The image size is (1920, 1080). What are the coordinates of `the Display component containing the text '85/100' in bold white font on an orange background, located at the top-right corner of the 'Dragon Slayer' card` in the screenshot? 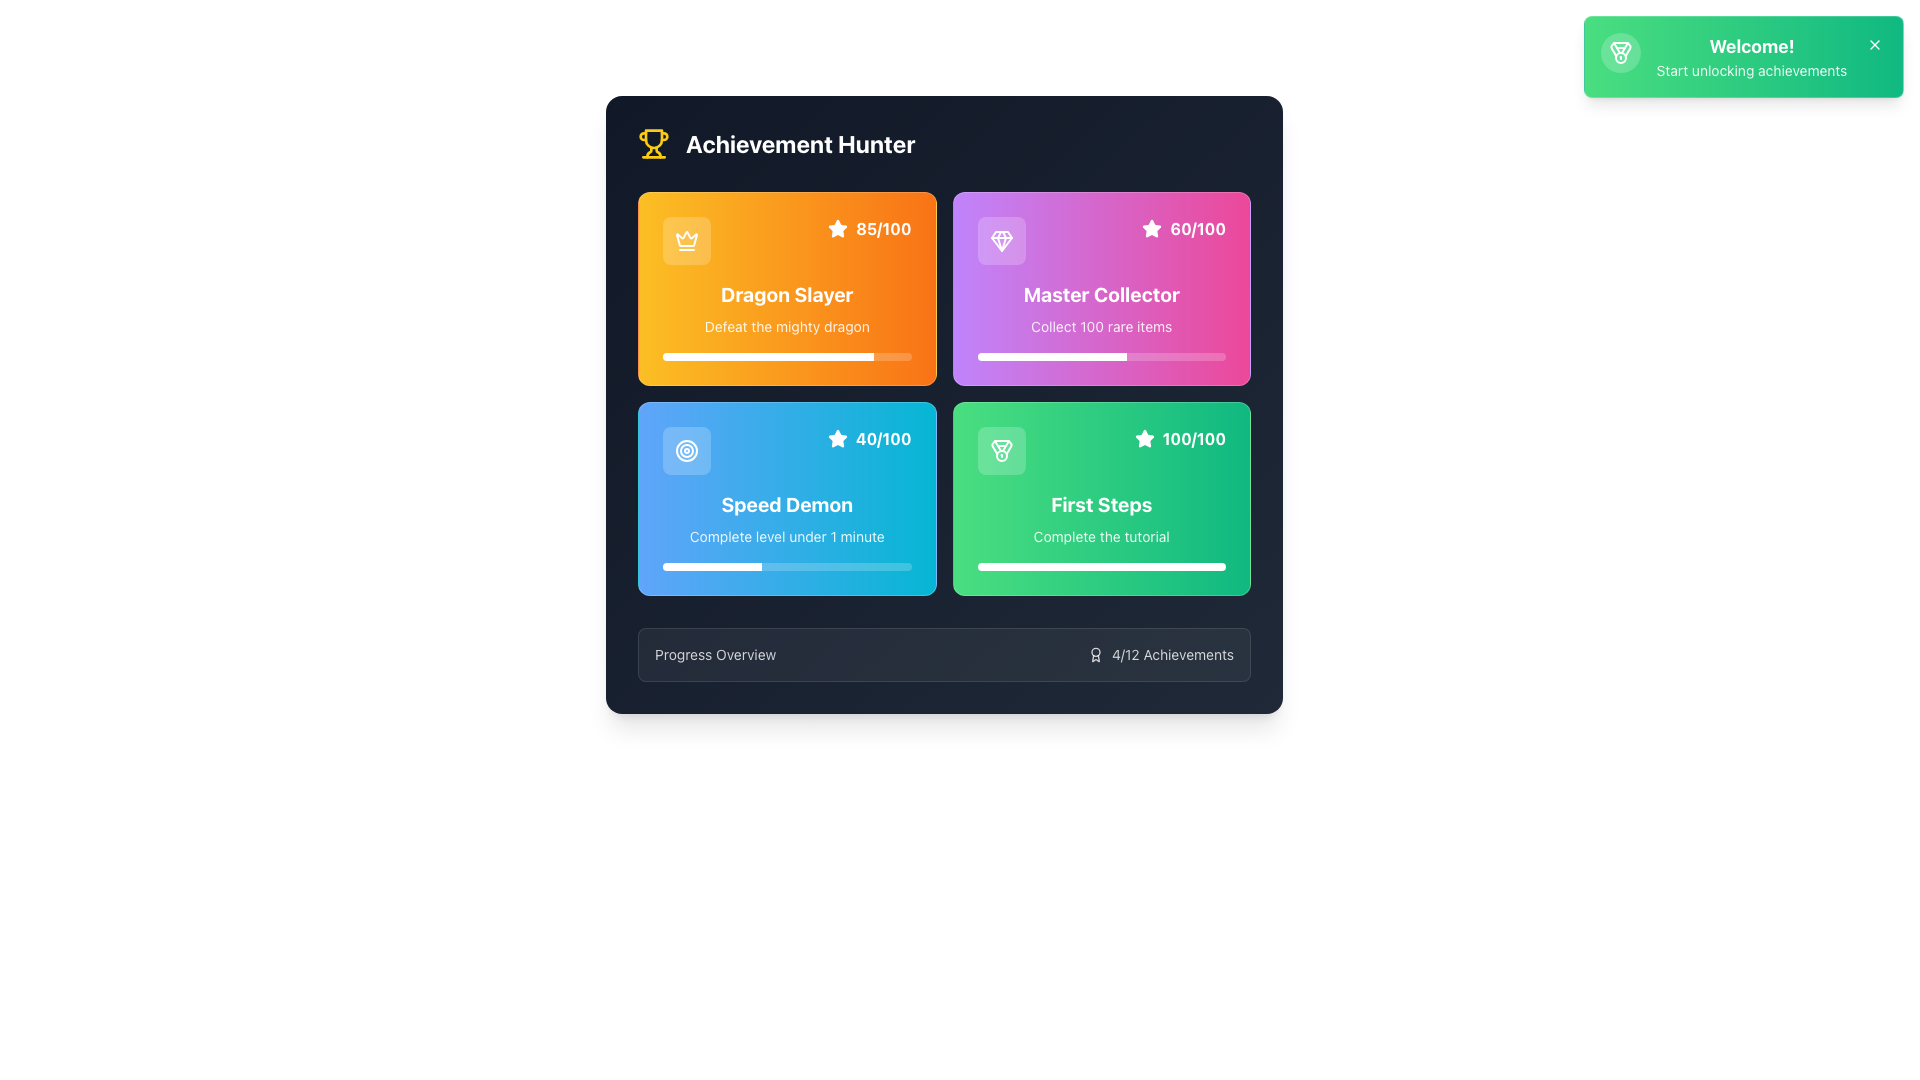 It's located at (869, 227).